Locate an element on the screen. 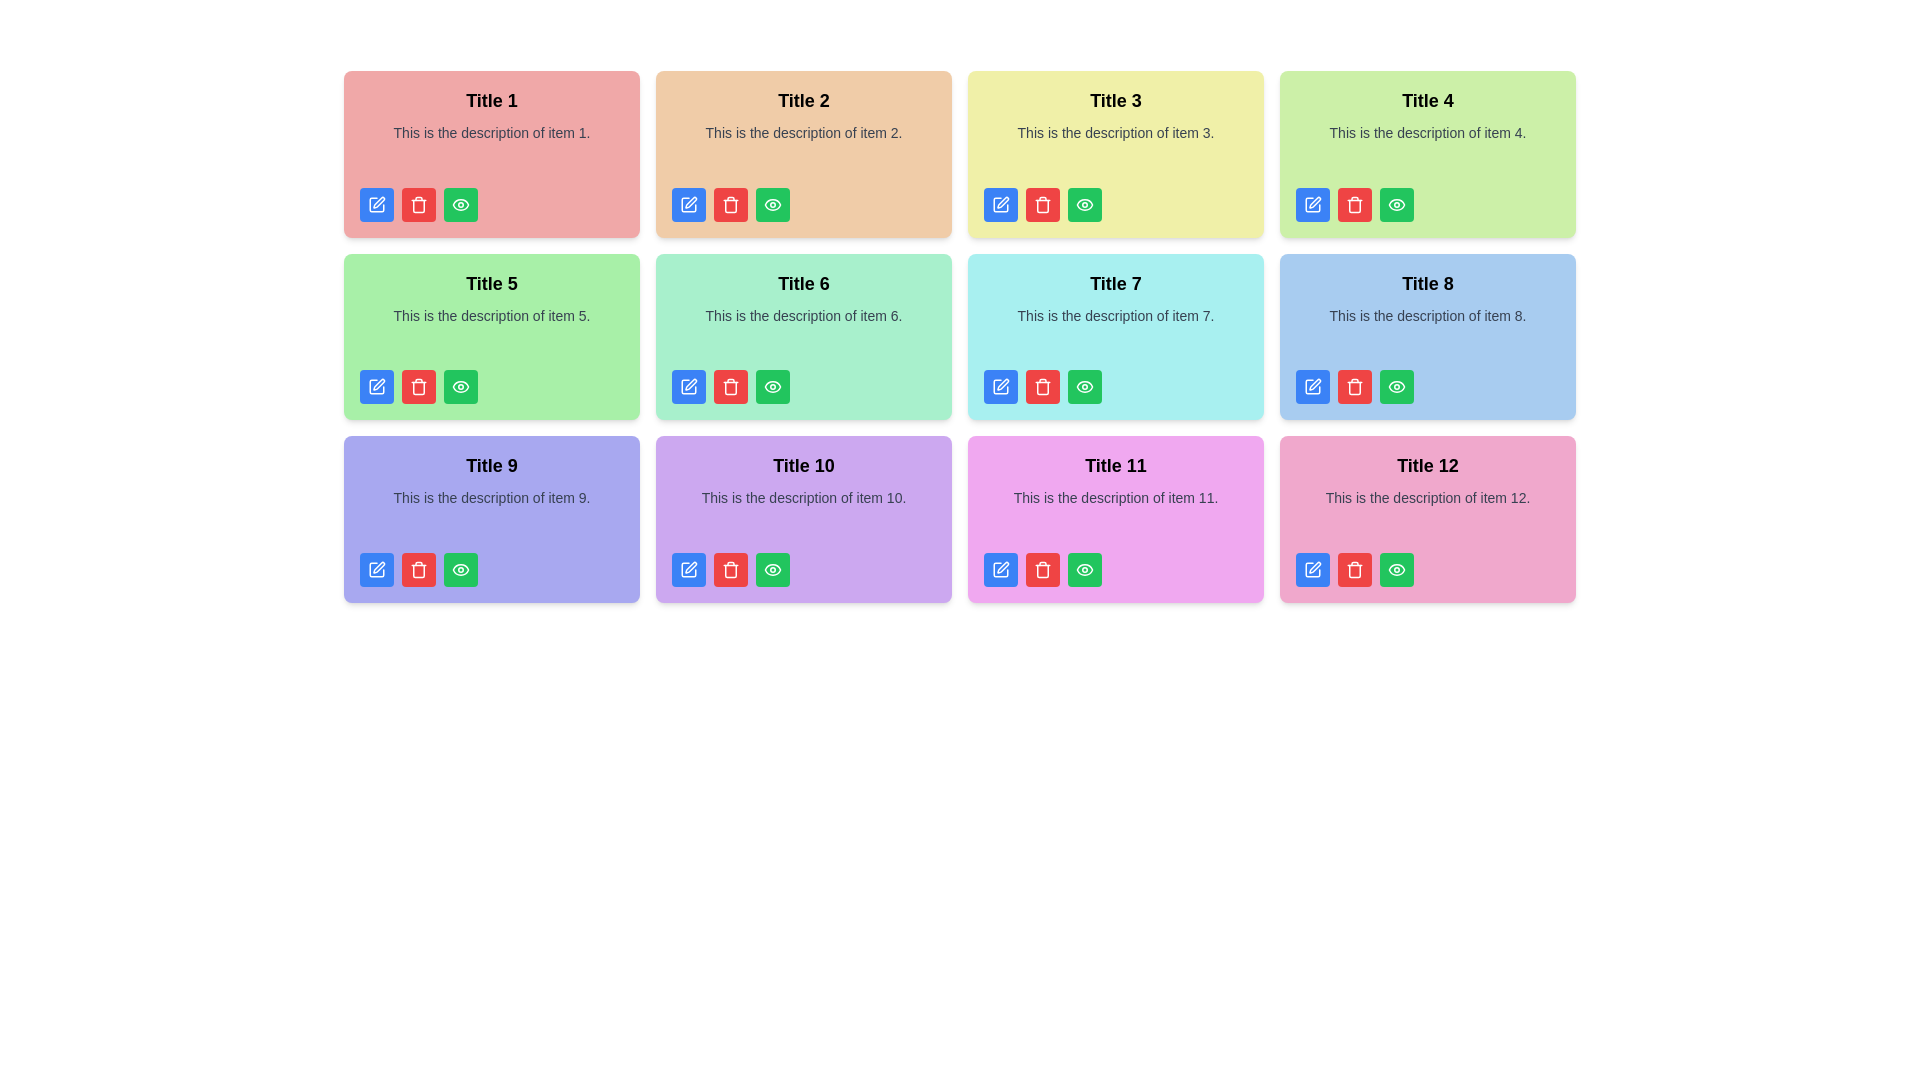  the leftmost icon in the action buttons of the light yellow card labeled 'Title 3' is located at coordinates (1001, 204).